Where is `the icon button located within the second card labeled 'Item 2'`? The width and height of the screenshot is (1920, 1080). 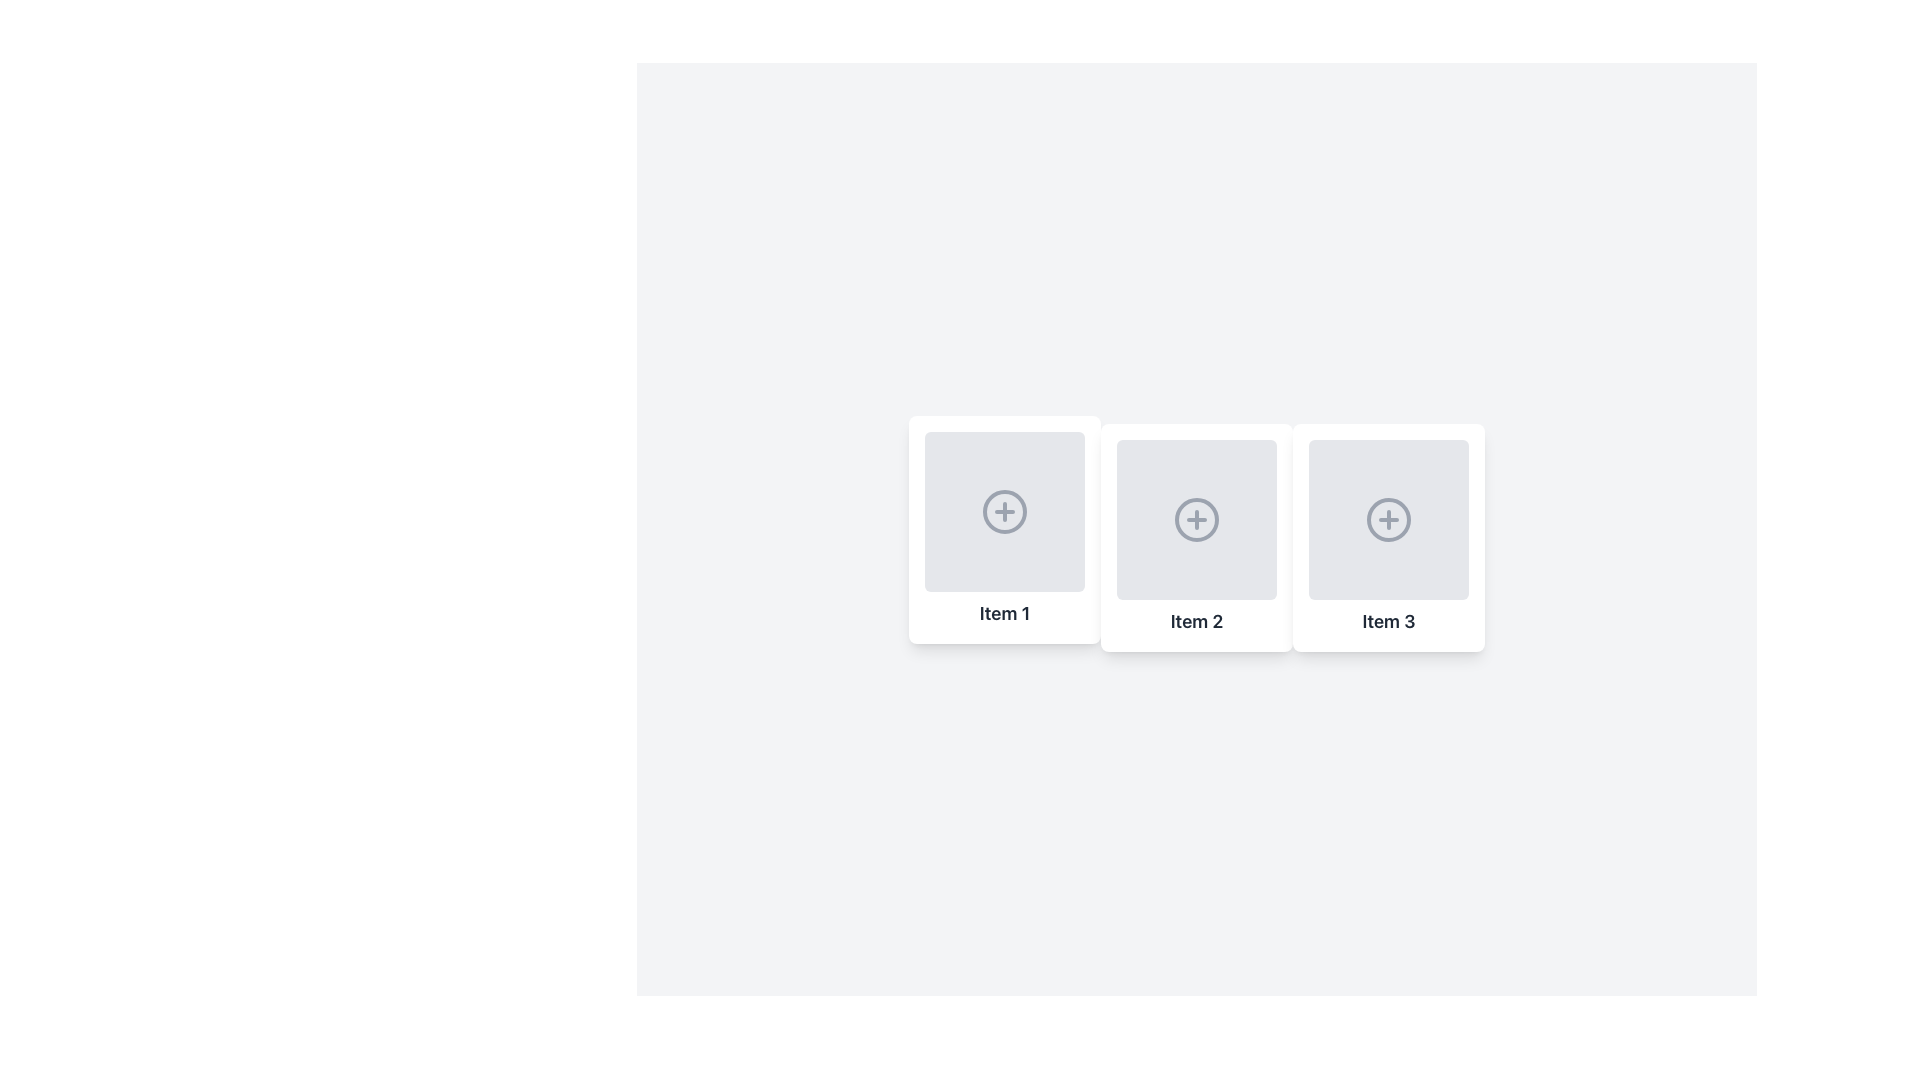 the icon button located within the second card labeled 'Item 2' is located at coordinates (1196, 518).